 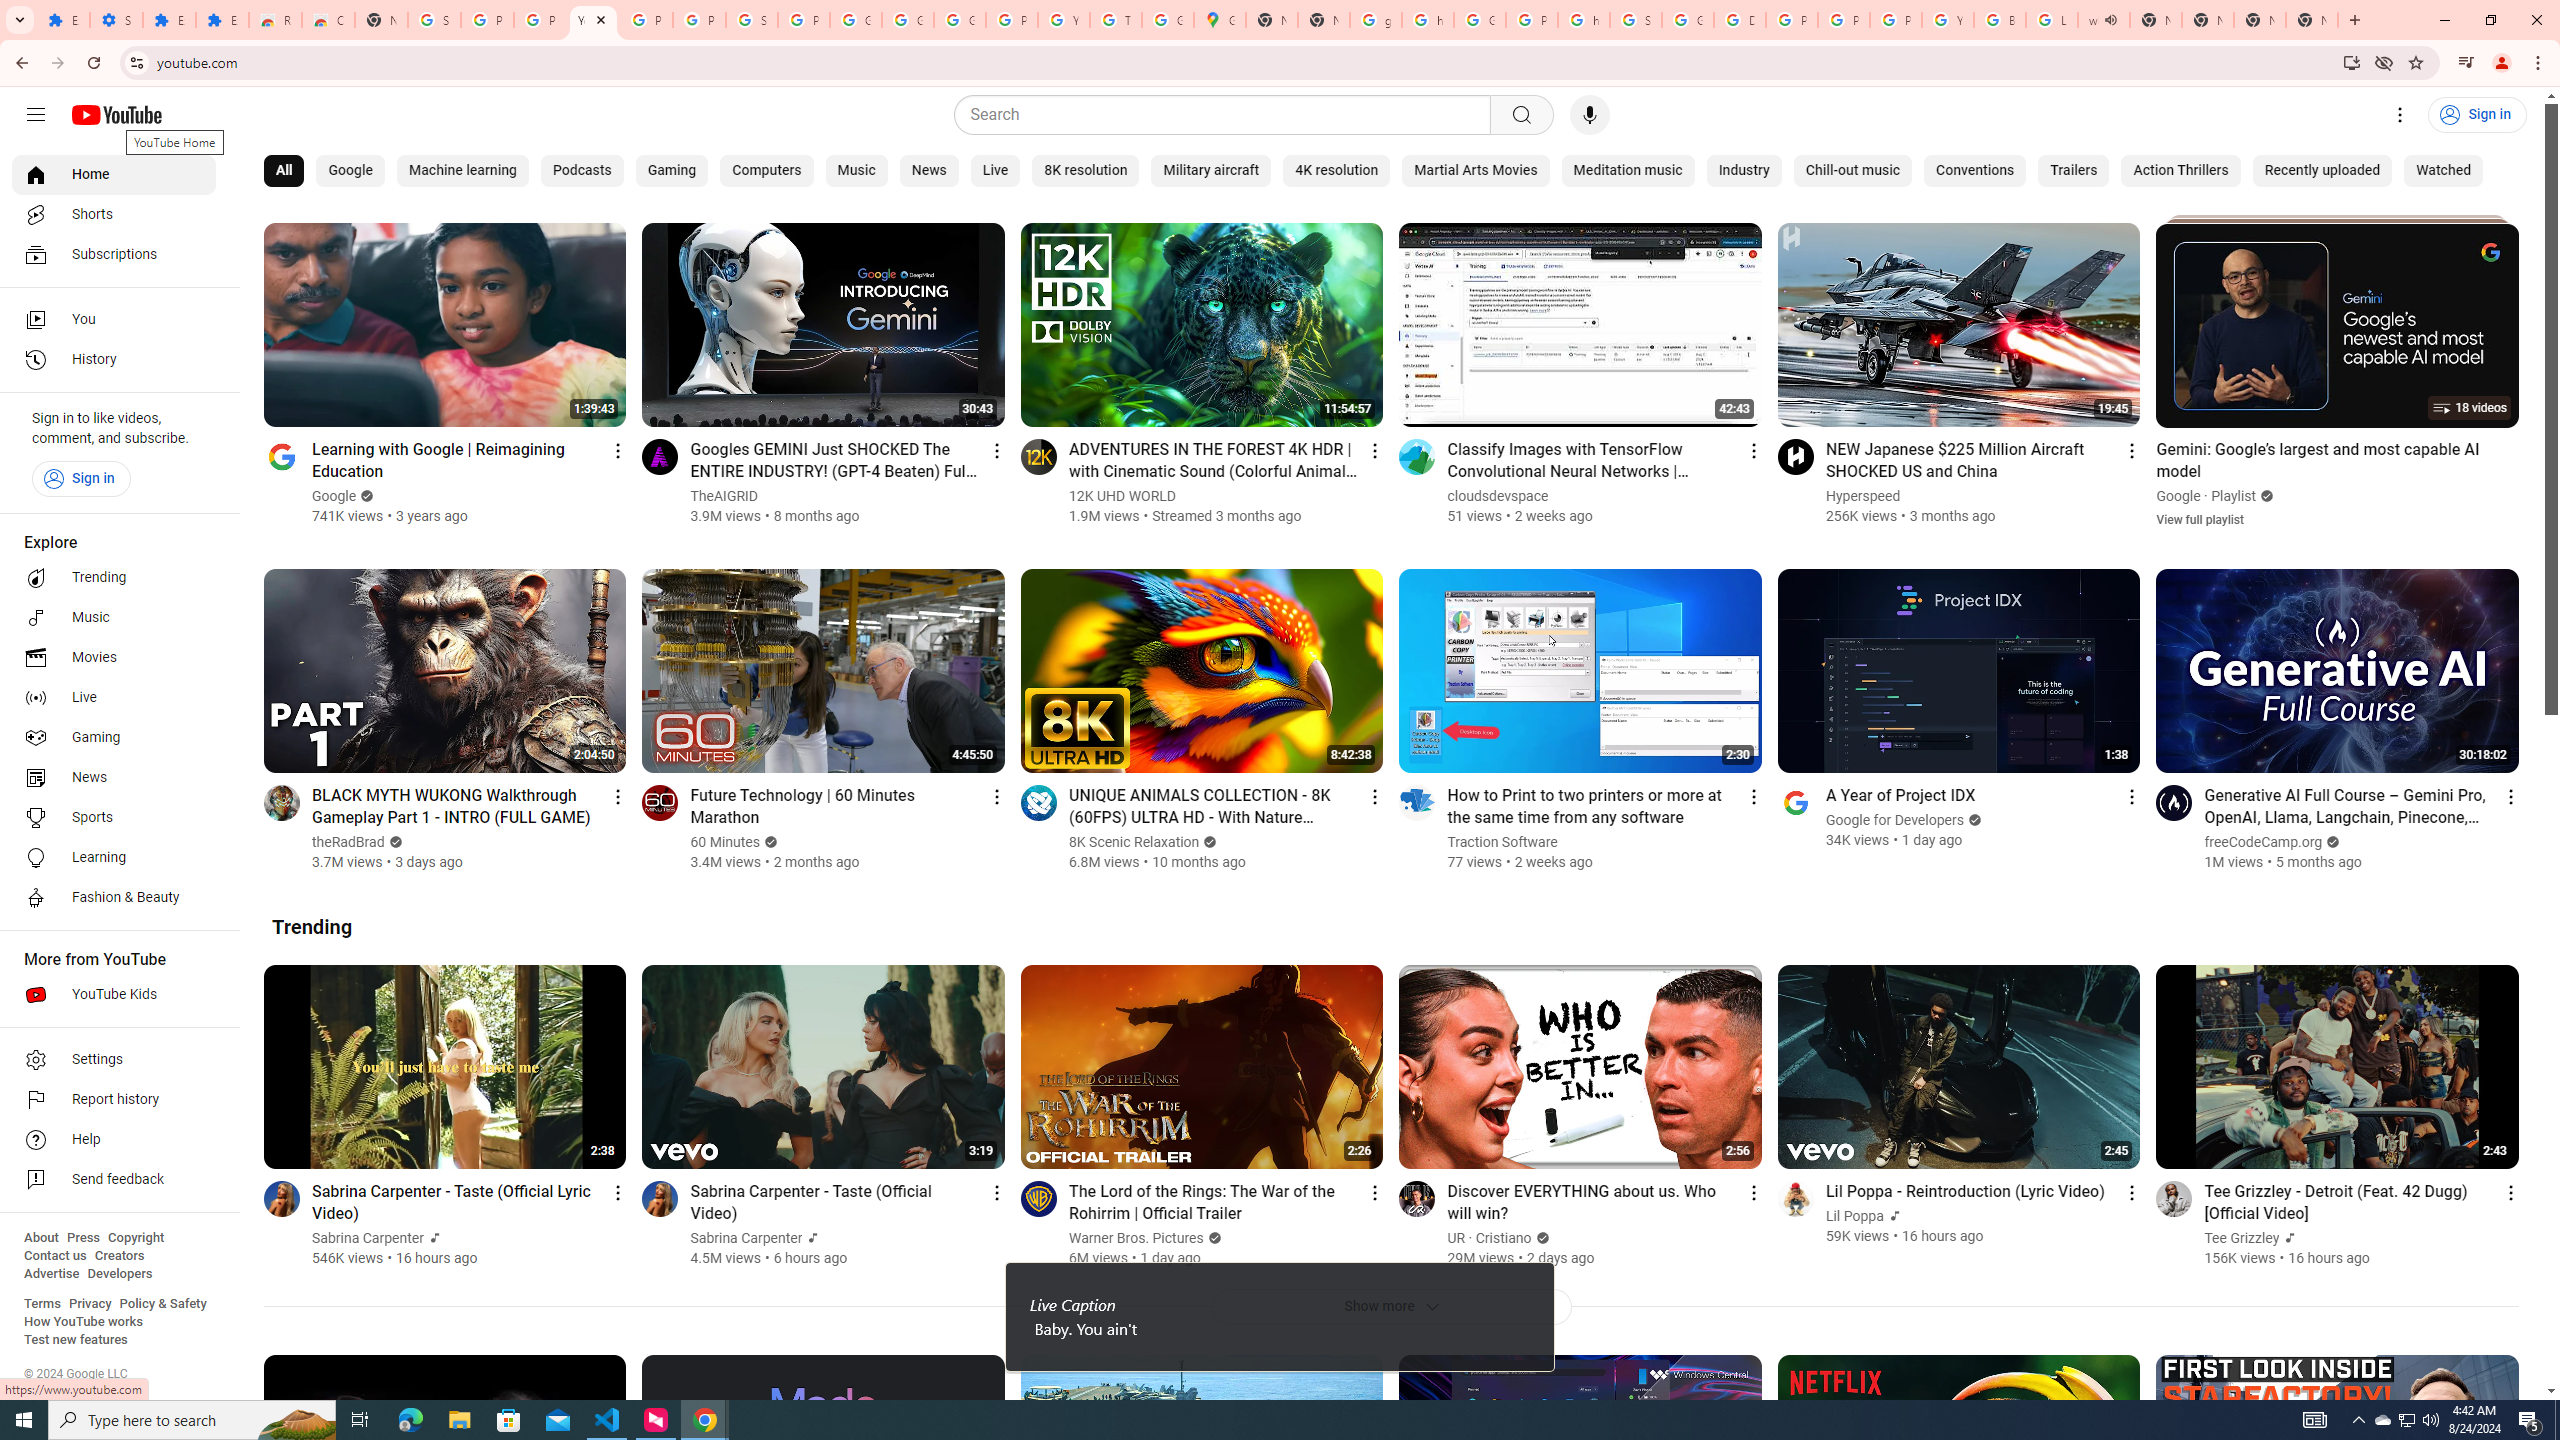 I want to click on '8K Scenic Relaxation', so click(x=1133, y=842).